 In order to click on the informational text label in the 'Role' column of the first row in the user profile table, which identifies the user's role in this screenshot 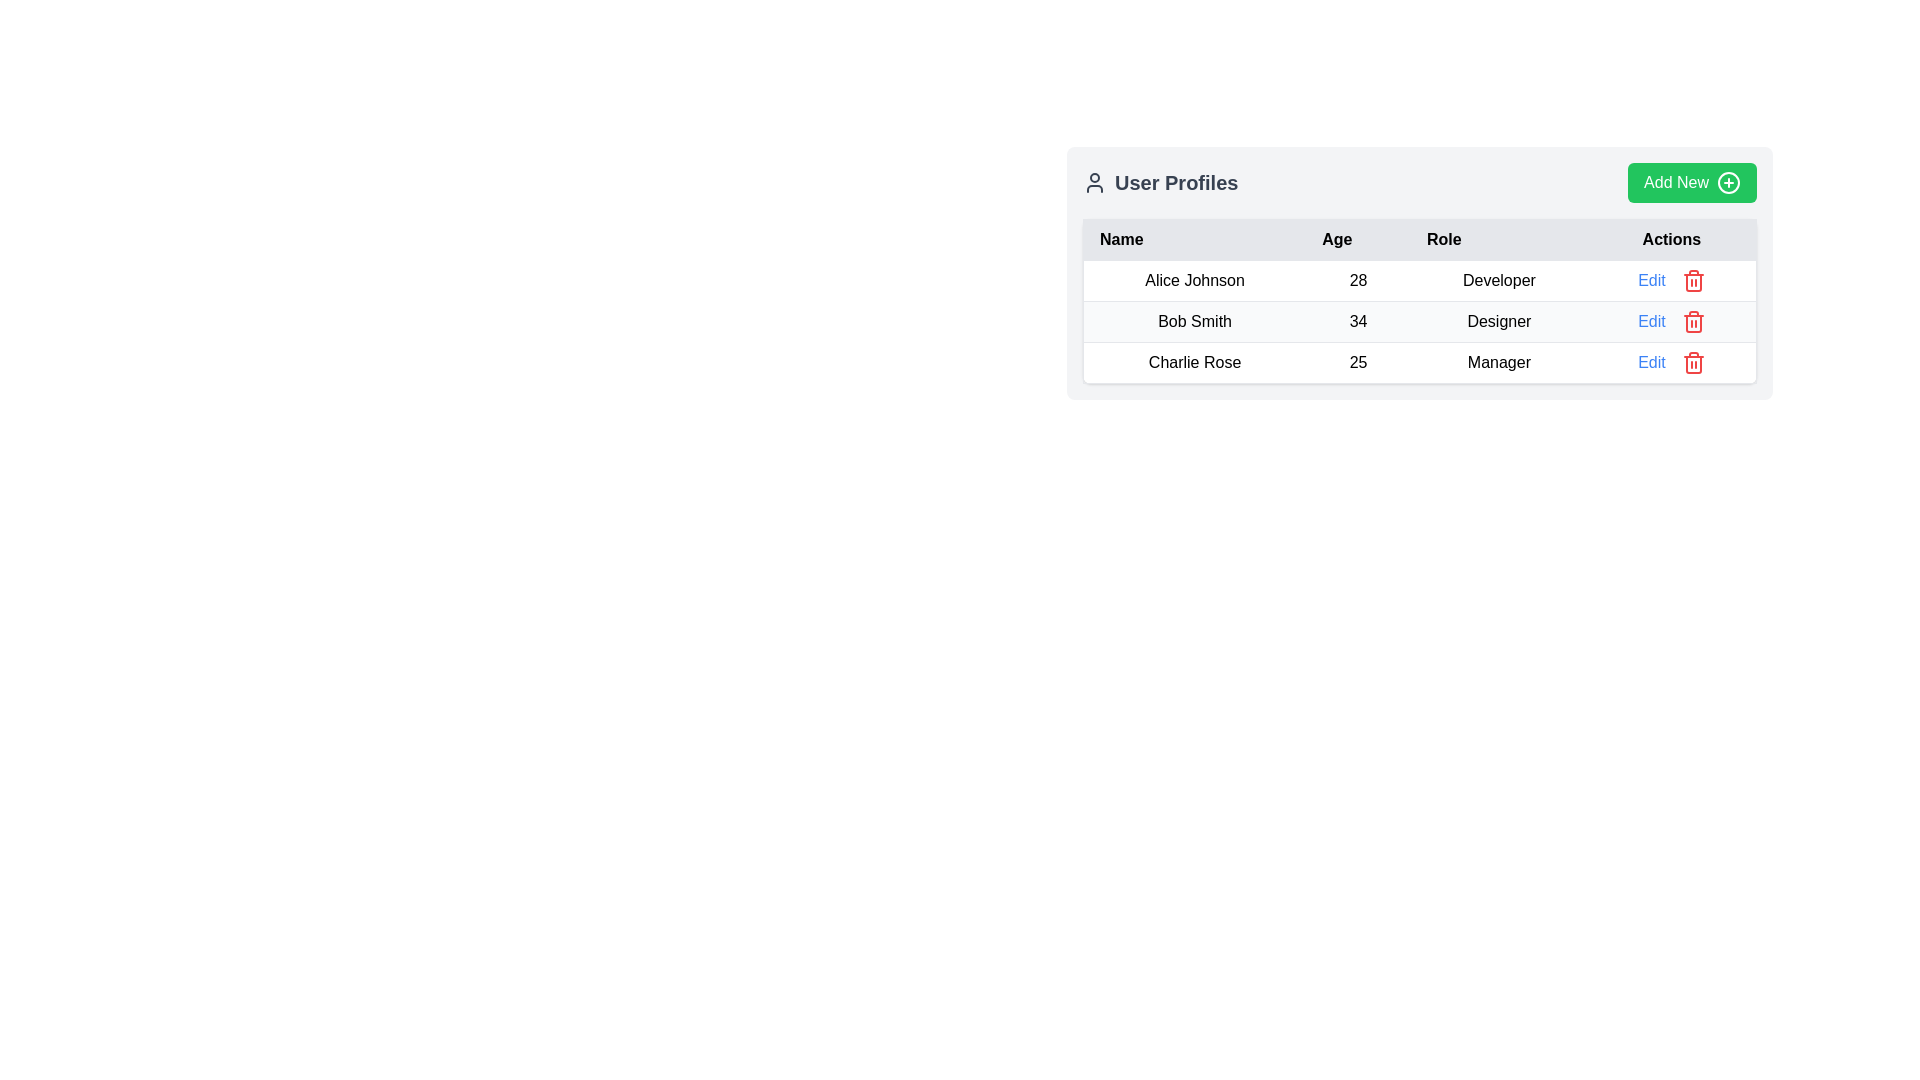, I will do `click(1499, 281)`.